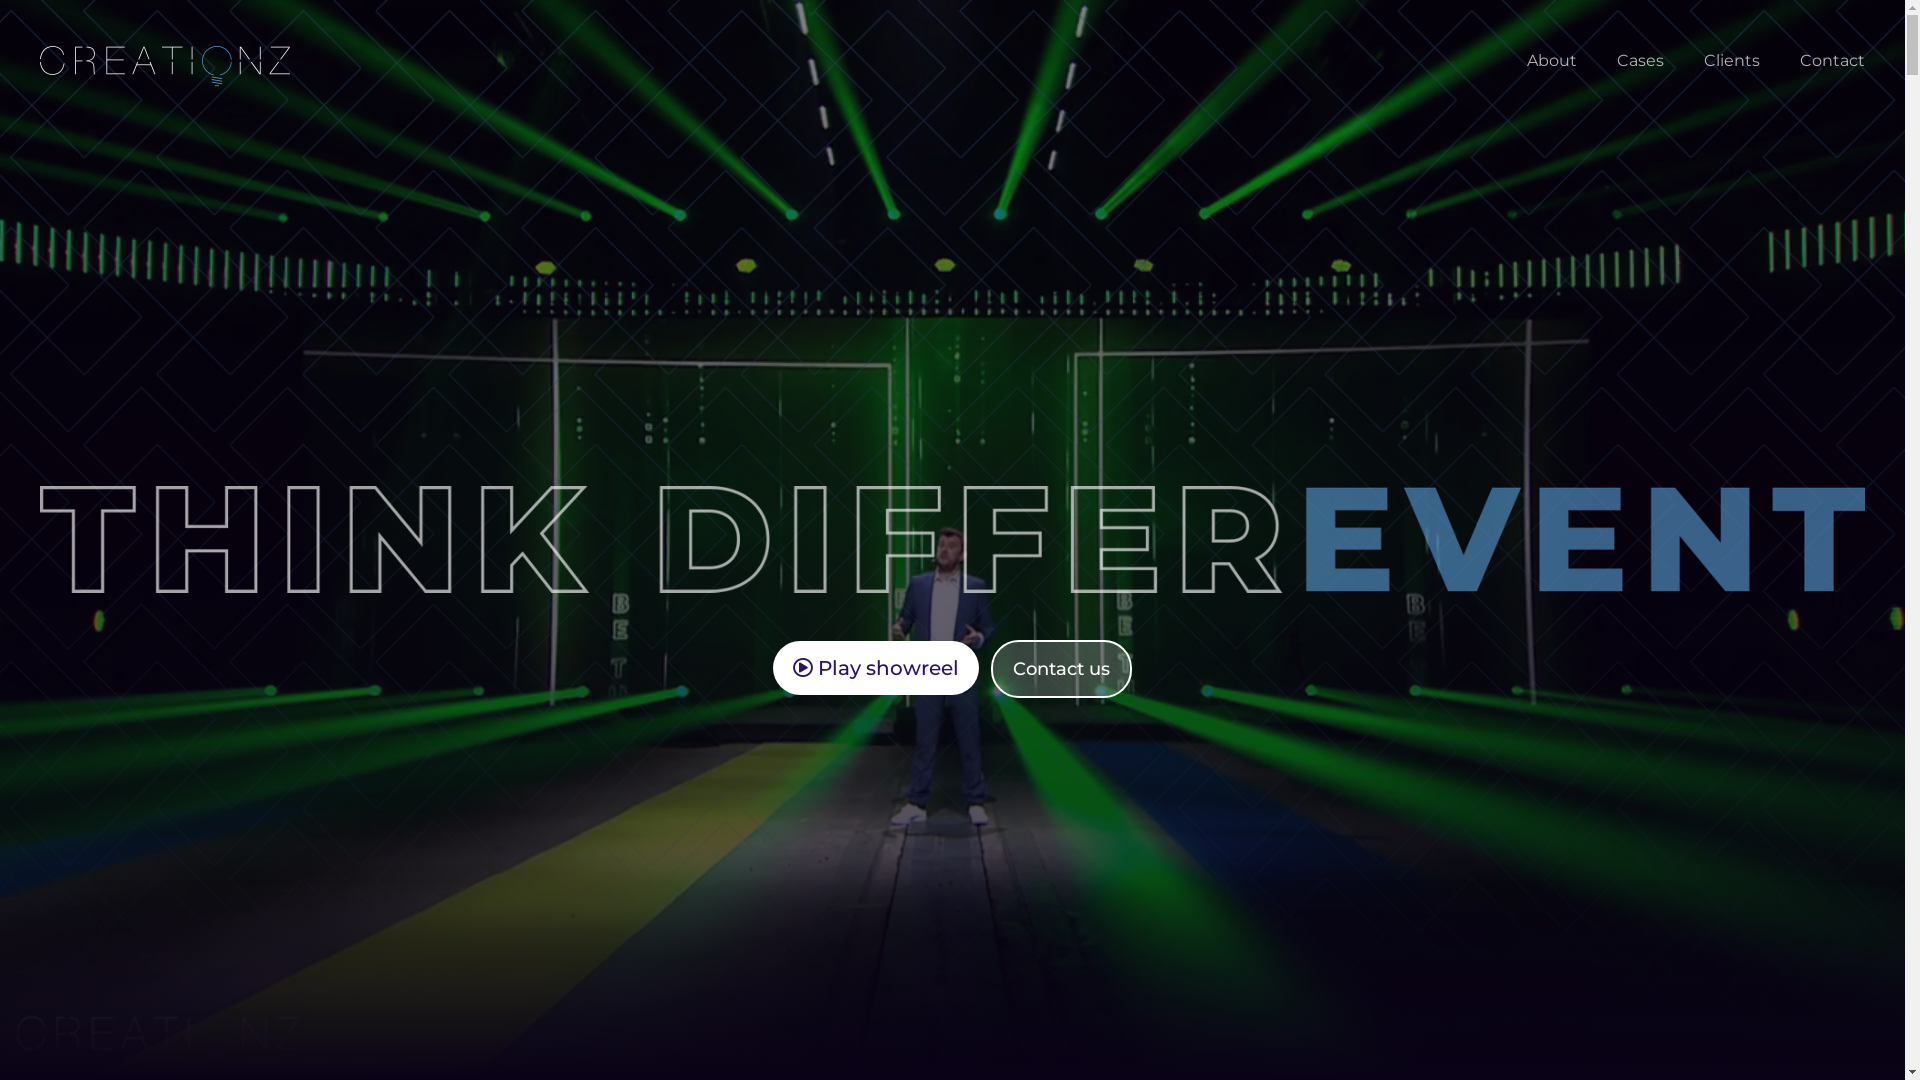  Describe the element at coordinates (1640, 59) in the screenshot. I see `'Cases'` at that location.